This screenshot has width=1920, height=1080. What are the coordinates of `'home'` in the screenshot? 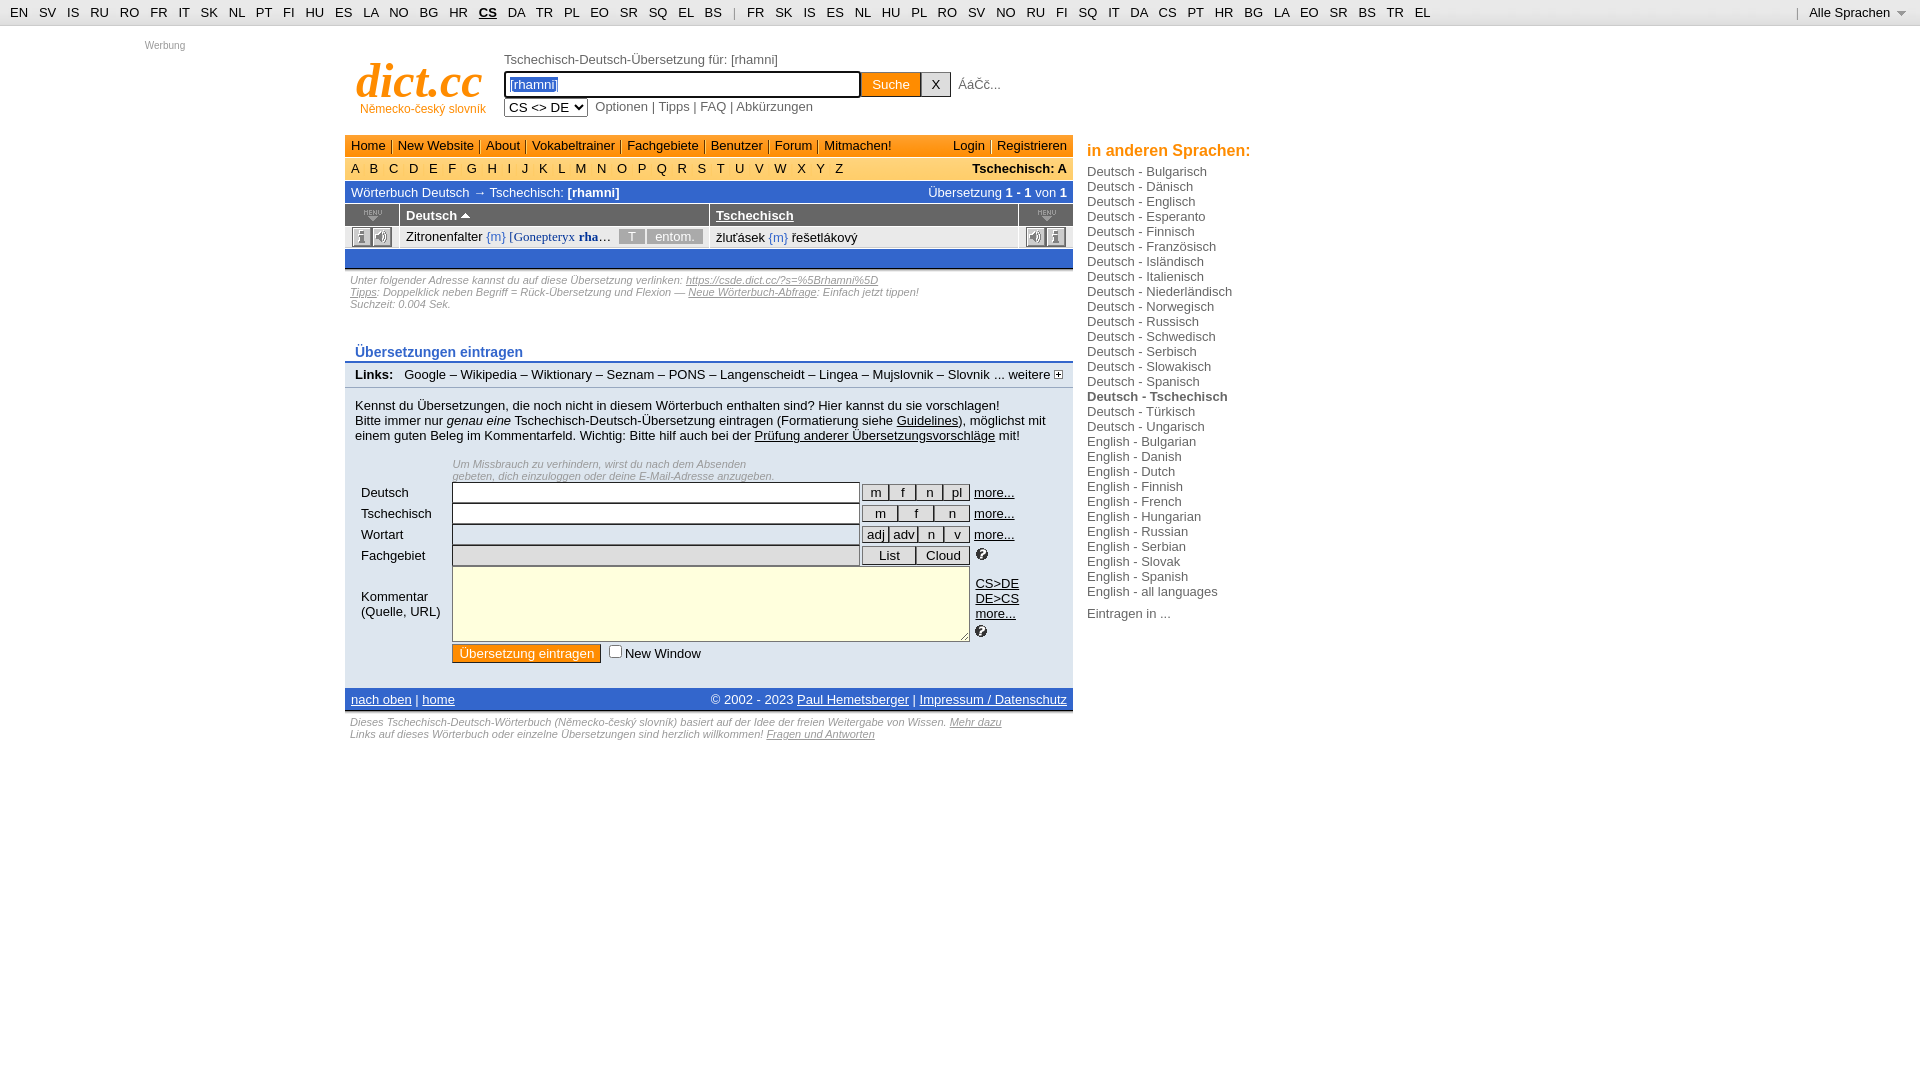 It's located at (437, 698).